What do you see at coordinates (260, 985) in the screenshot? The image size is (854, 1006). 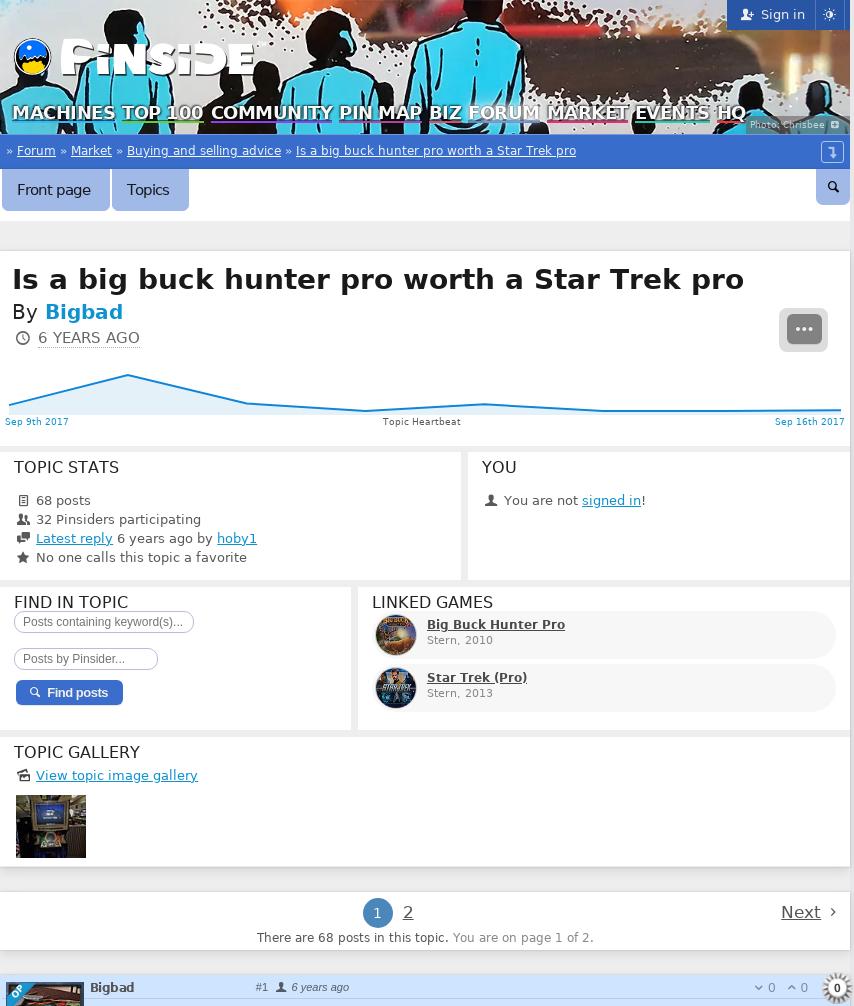 I see `'#1'` at bounding box center [260, 985].